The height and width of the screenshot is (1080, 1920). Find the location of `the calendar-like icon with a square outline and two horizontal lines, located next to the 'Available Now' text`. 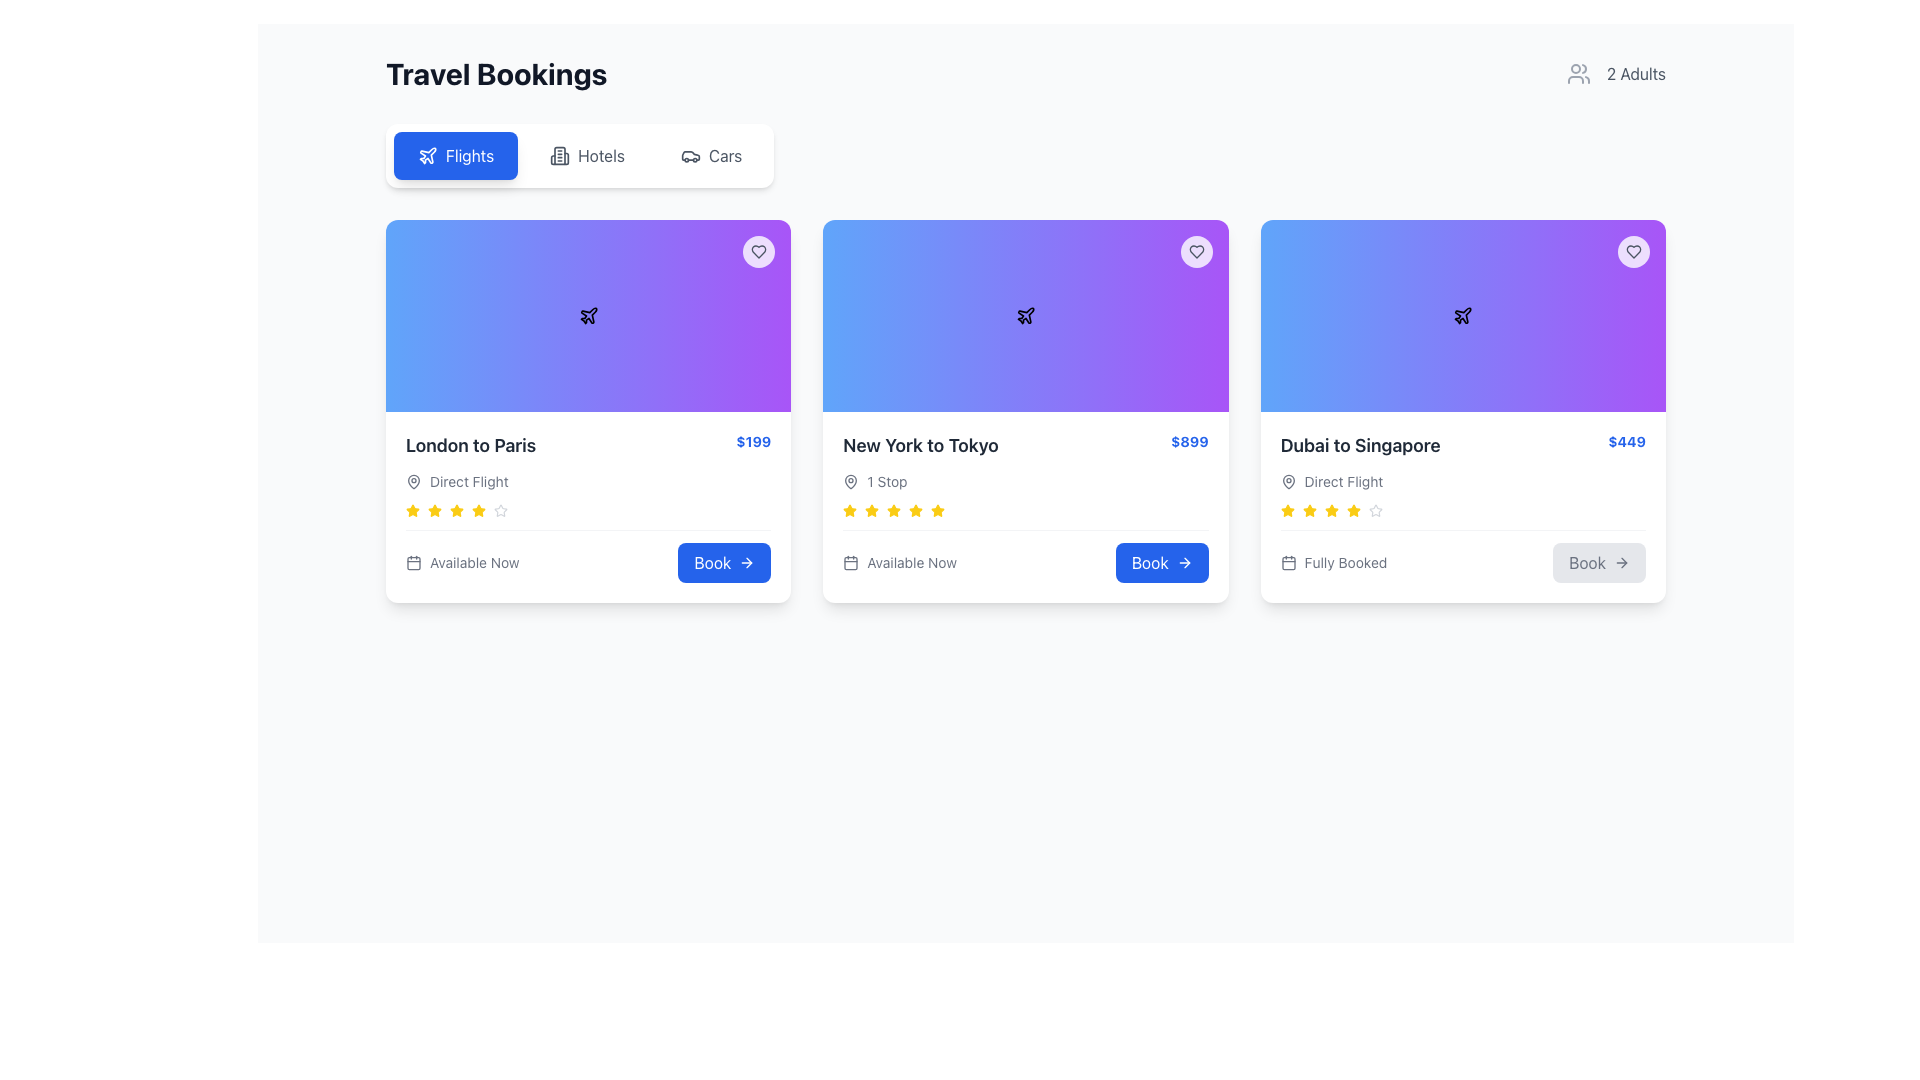

the calendar-like icon with a square outline and two horizontal lines, located next to the 'Available Now' text is located at coordinates (412, 563).